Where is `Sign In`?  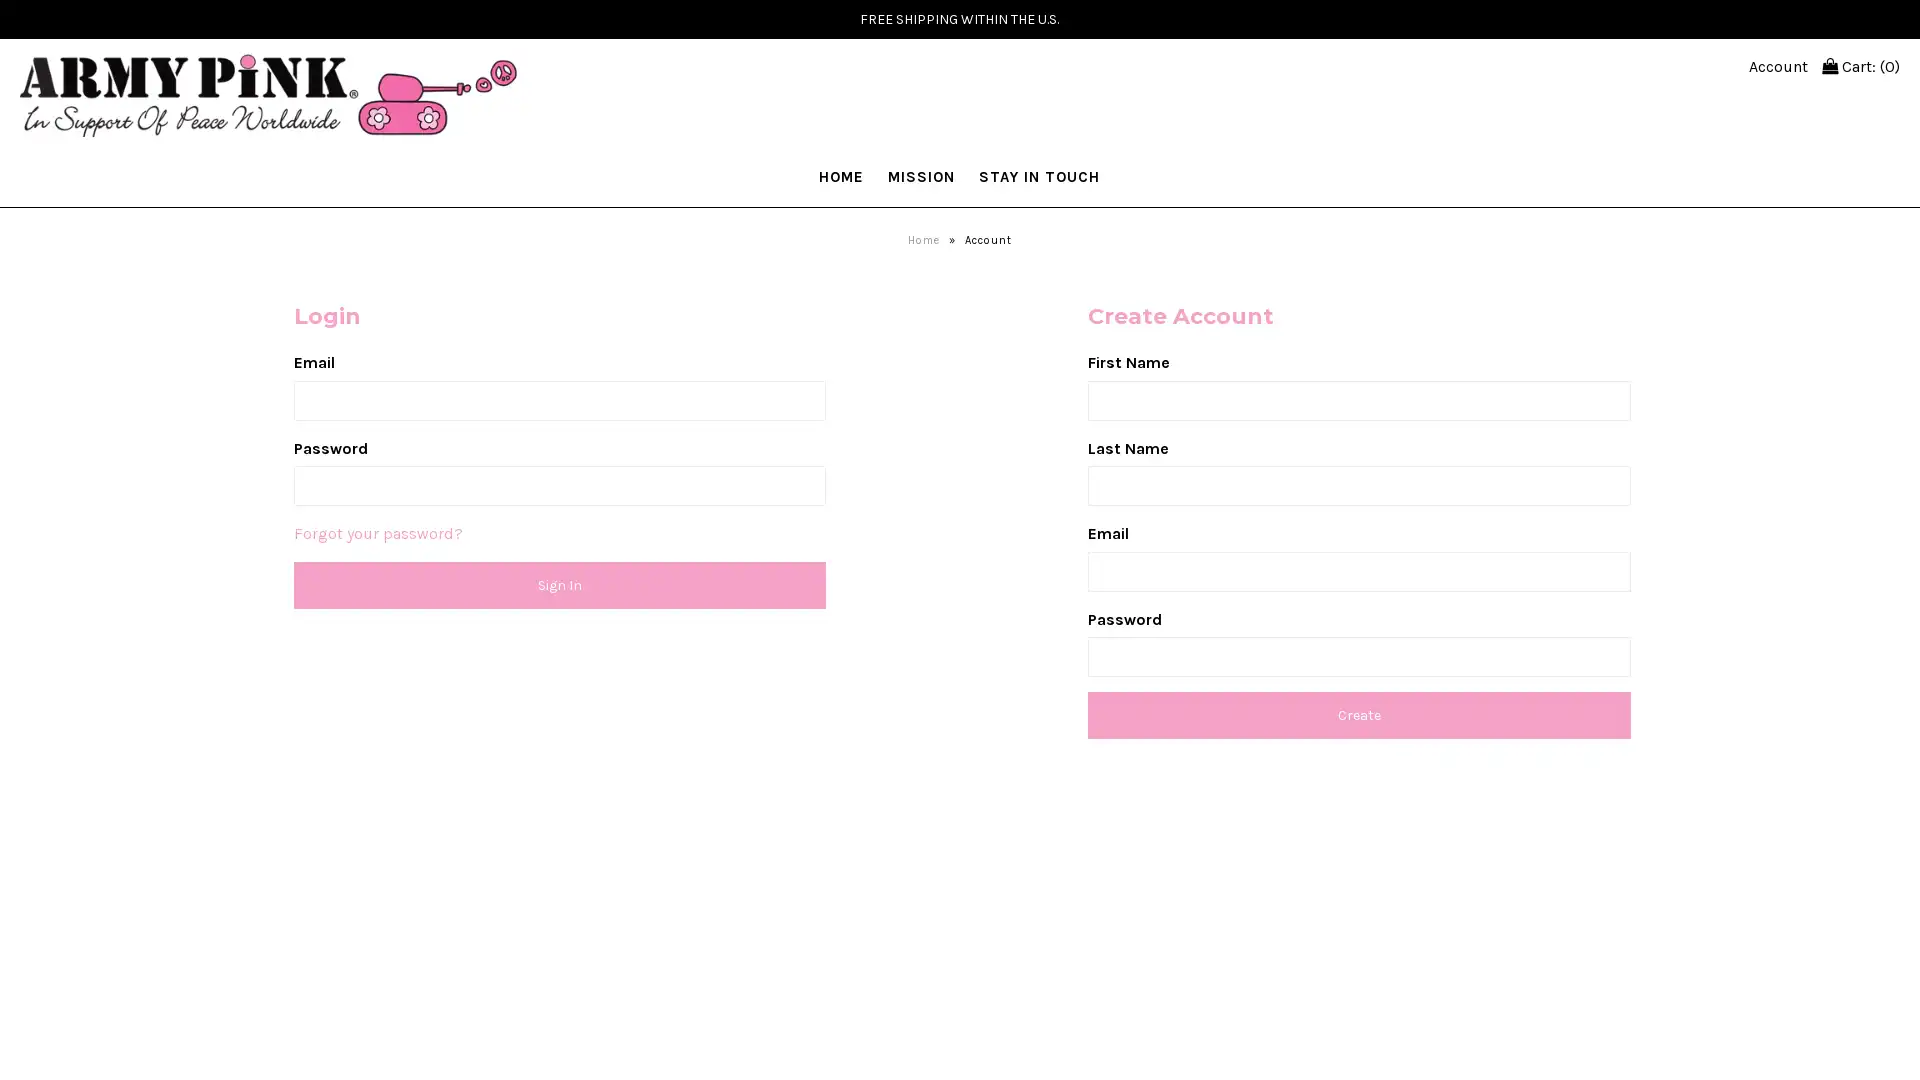 Sign In is located at coordinates (559, 584).